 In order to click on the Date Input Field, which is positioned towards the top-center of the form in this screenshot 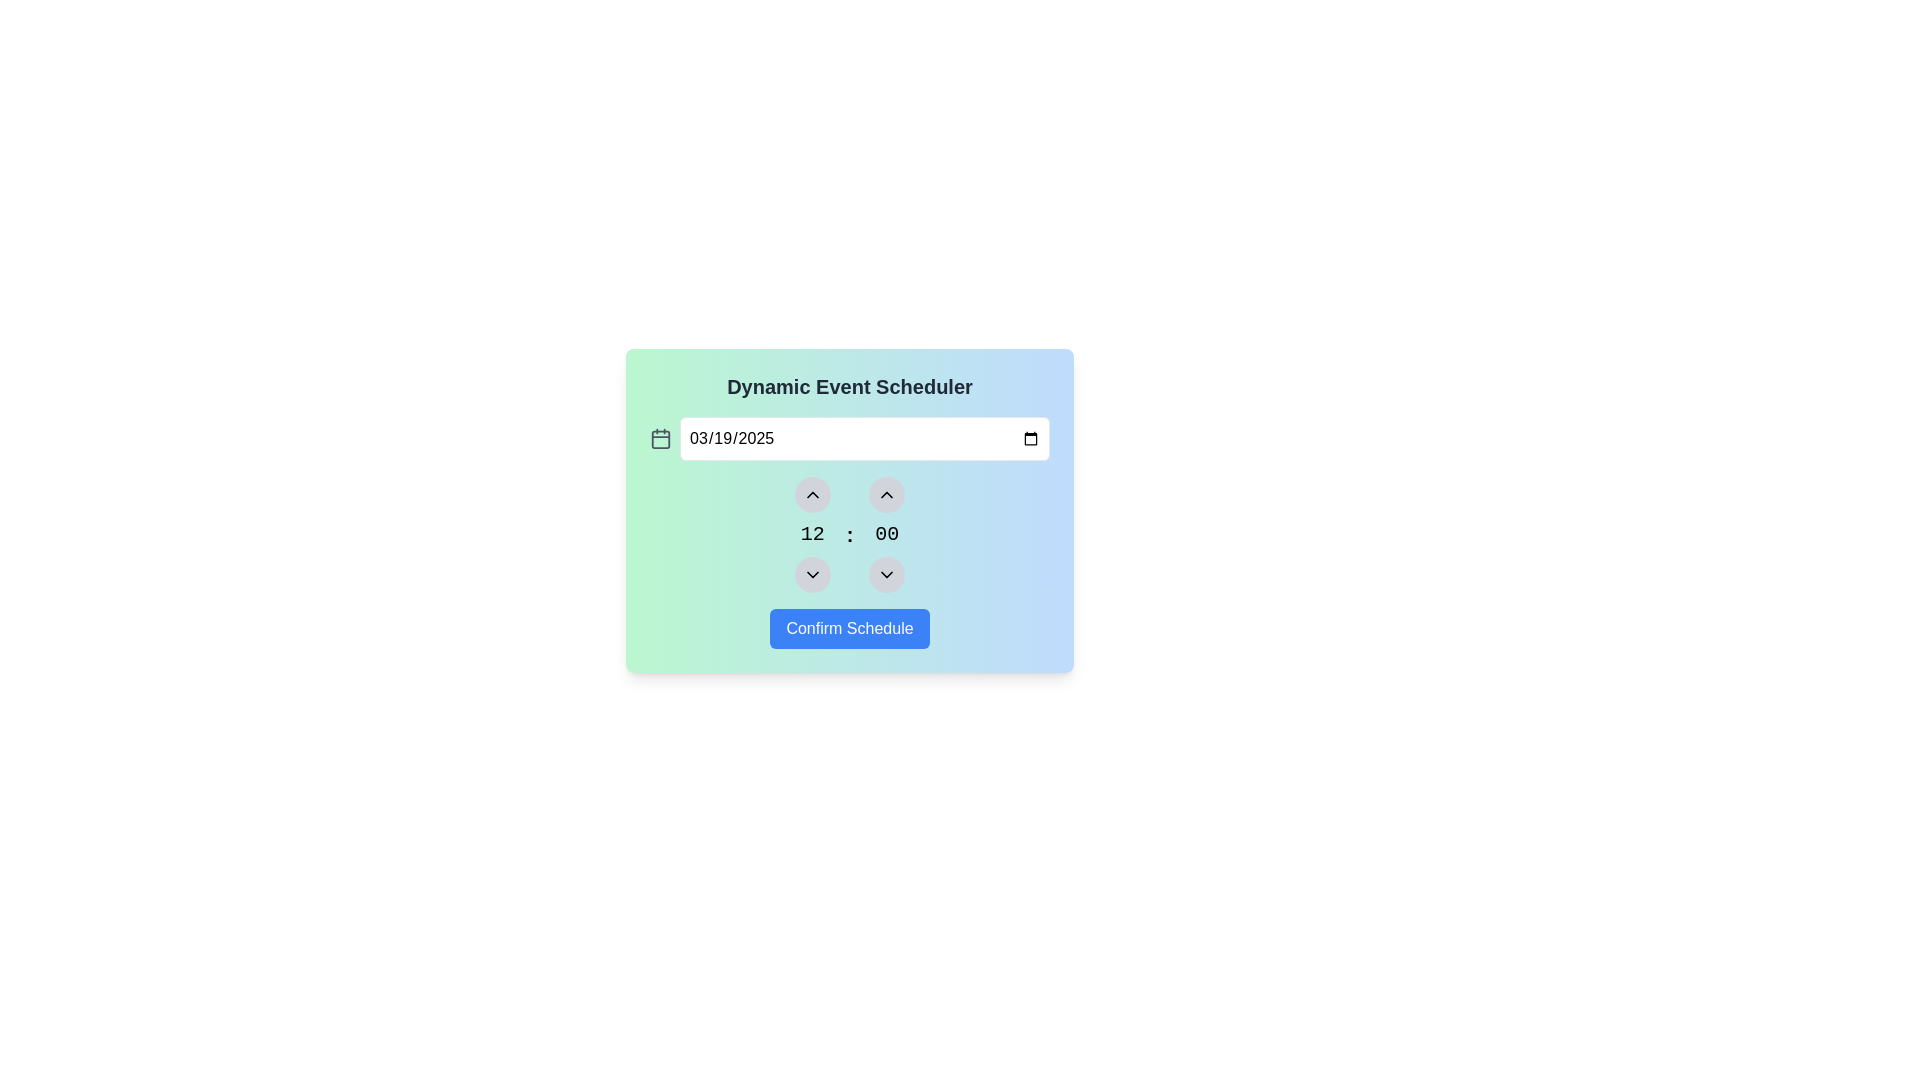, I will do `click(864, 438)`.